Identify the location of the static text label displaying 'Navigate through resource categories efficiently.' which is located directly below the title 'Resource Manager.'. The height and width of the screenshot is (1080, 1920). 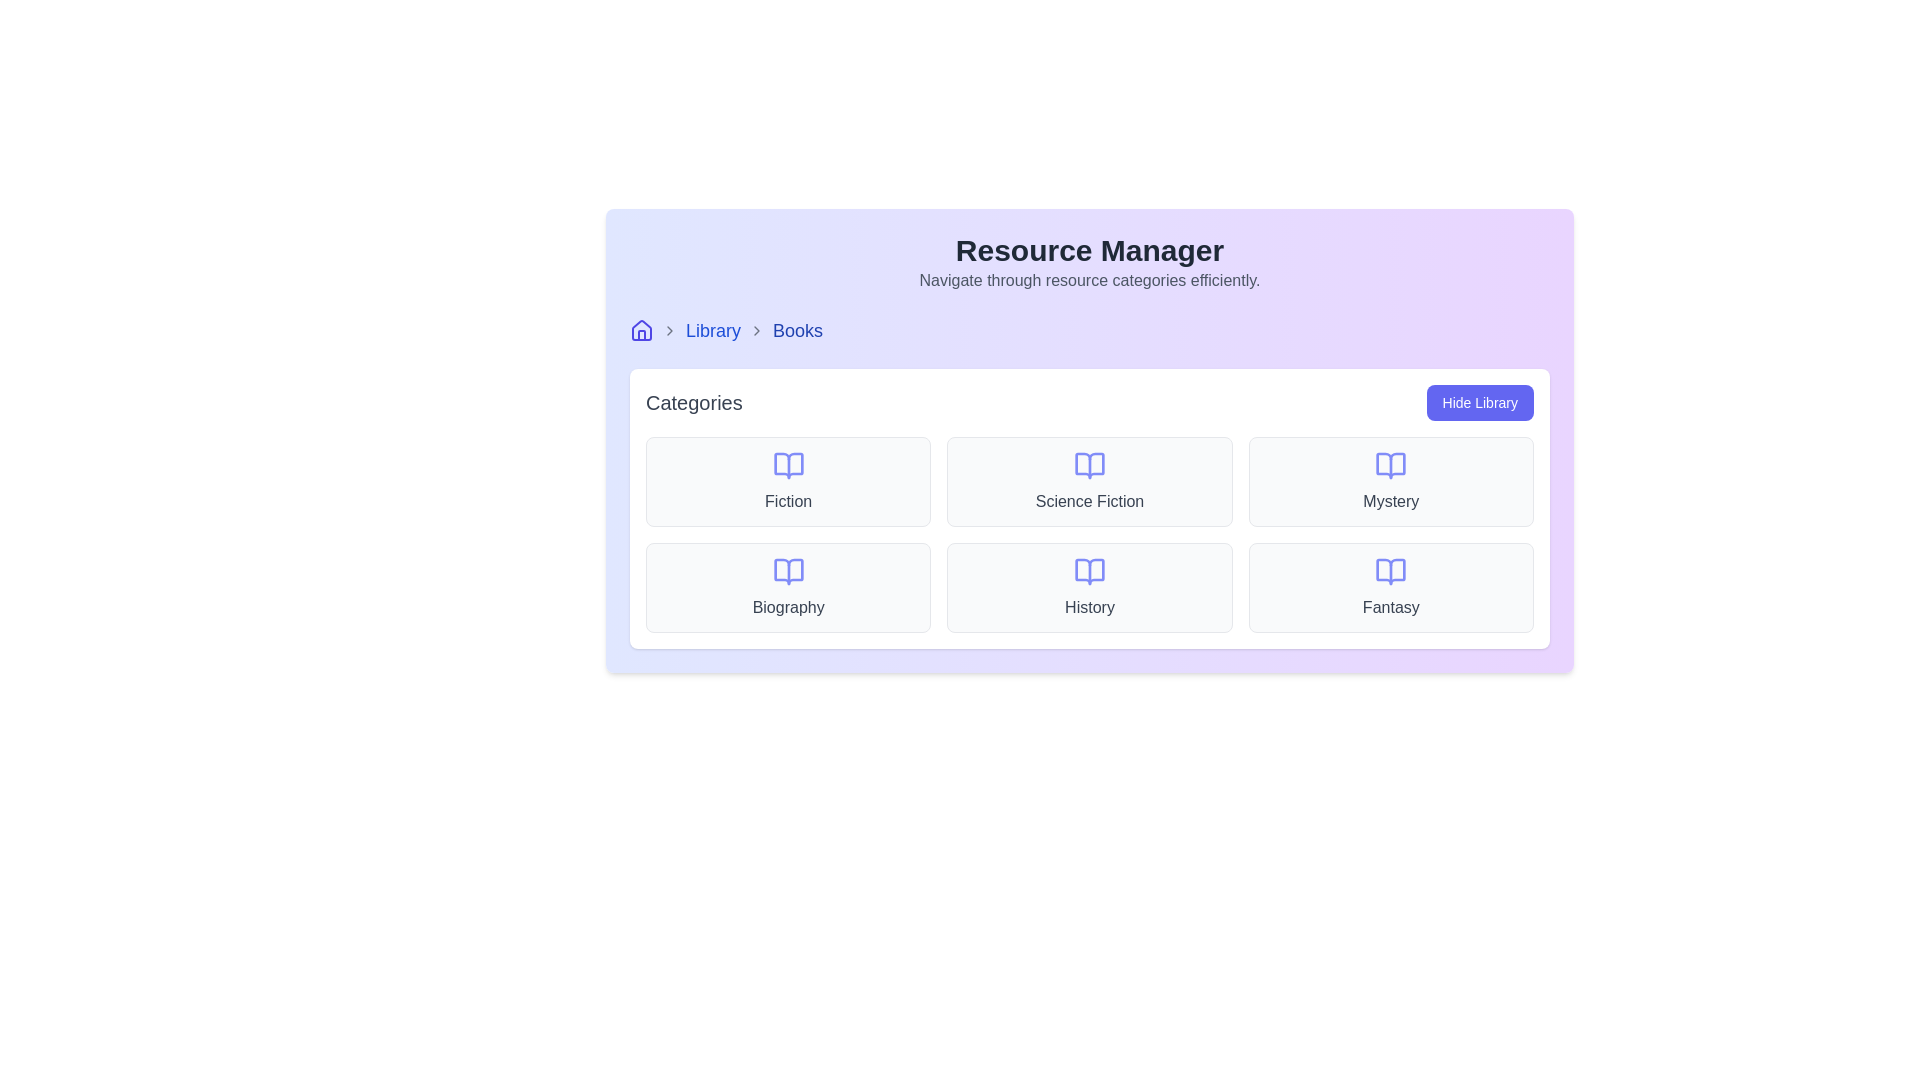
(1088, 281).